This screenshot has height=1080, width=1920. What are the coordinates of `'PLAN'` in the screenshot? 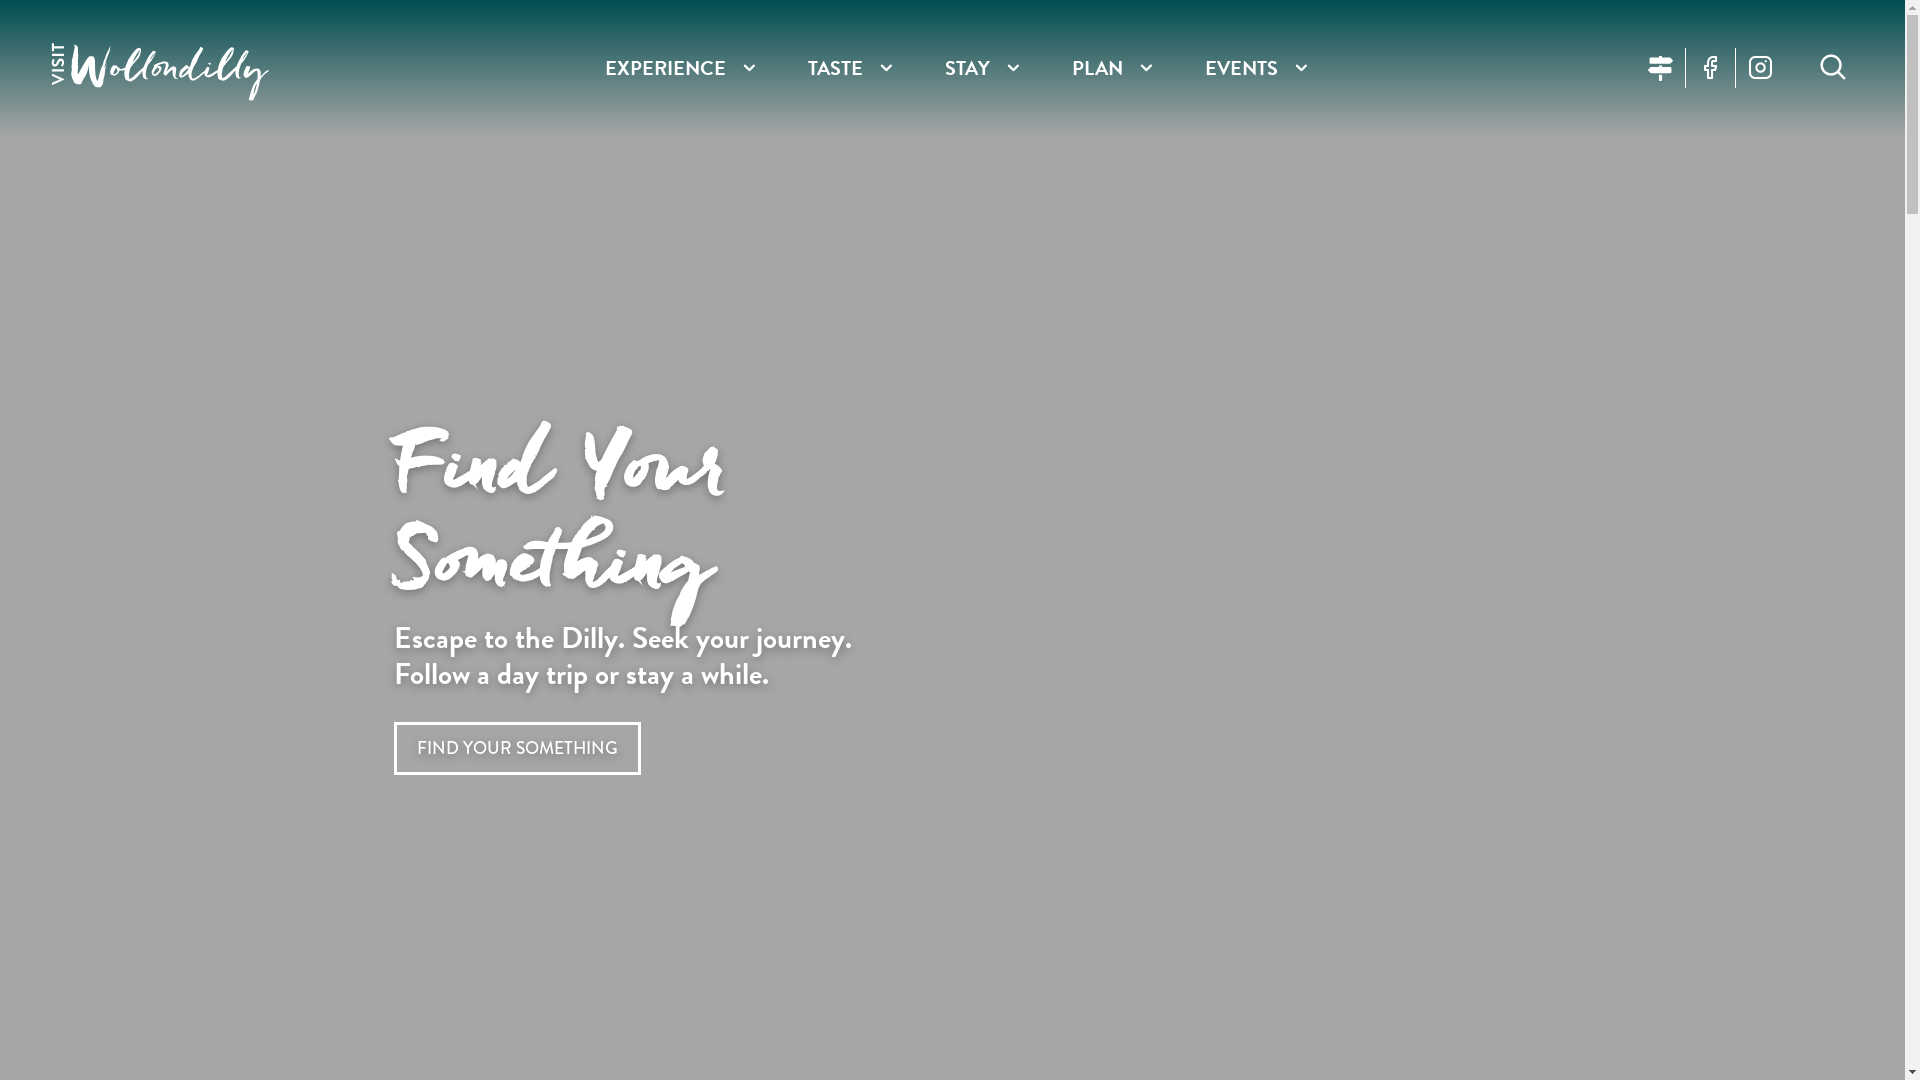 It's located at (1096, 67).